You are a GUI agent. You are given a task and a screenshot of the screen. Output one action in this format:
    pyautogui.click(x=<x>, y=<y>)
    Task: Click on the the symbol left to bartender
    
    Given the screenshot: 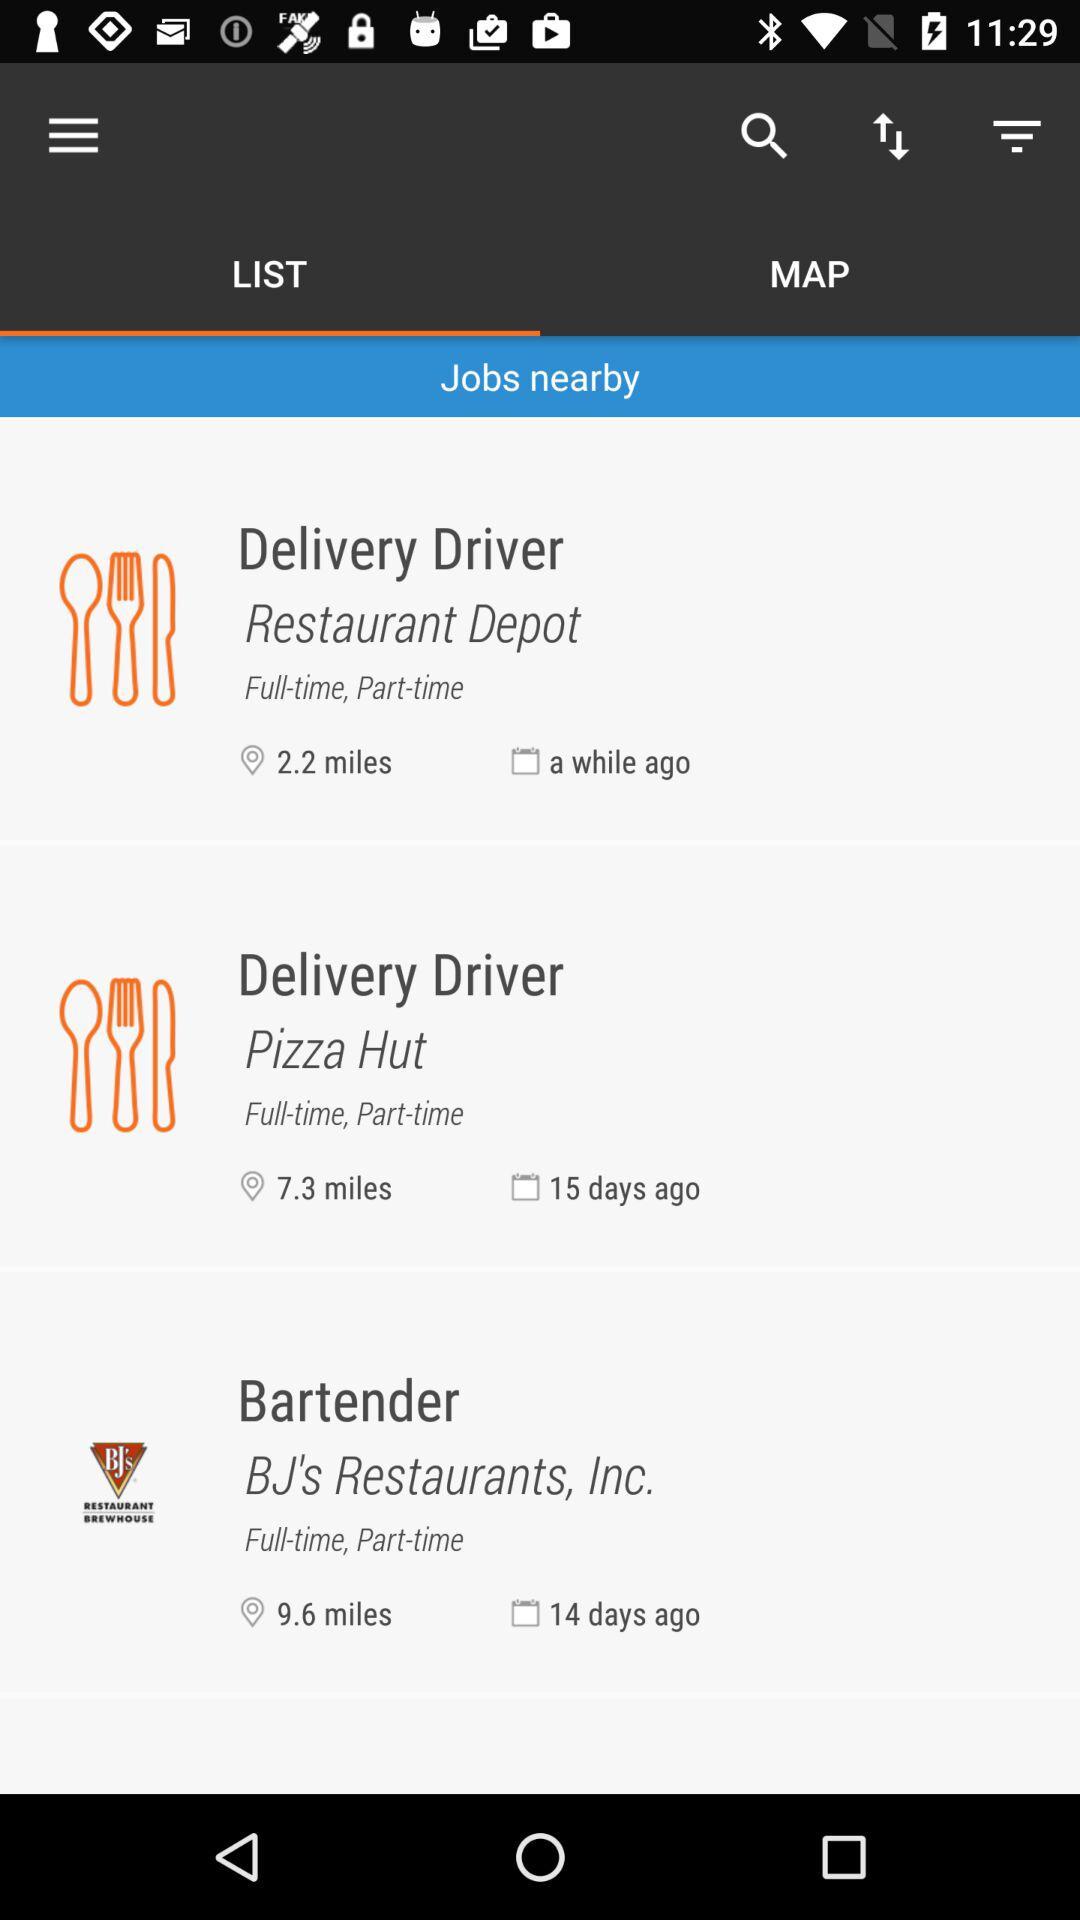 What is the action you would take?
    pyautogui.click(x=118, y=1482)
    